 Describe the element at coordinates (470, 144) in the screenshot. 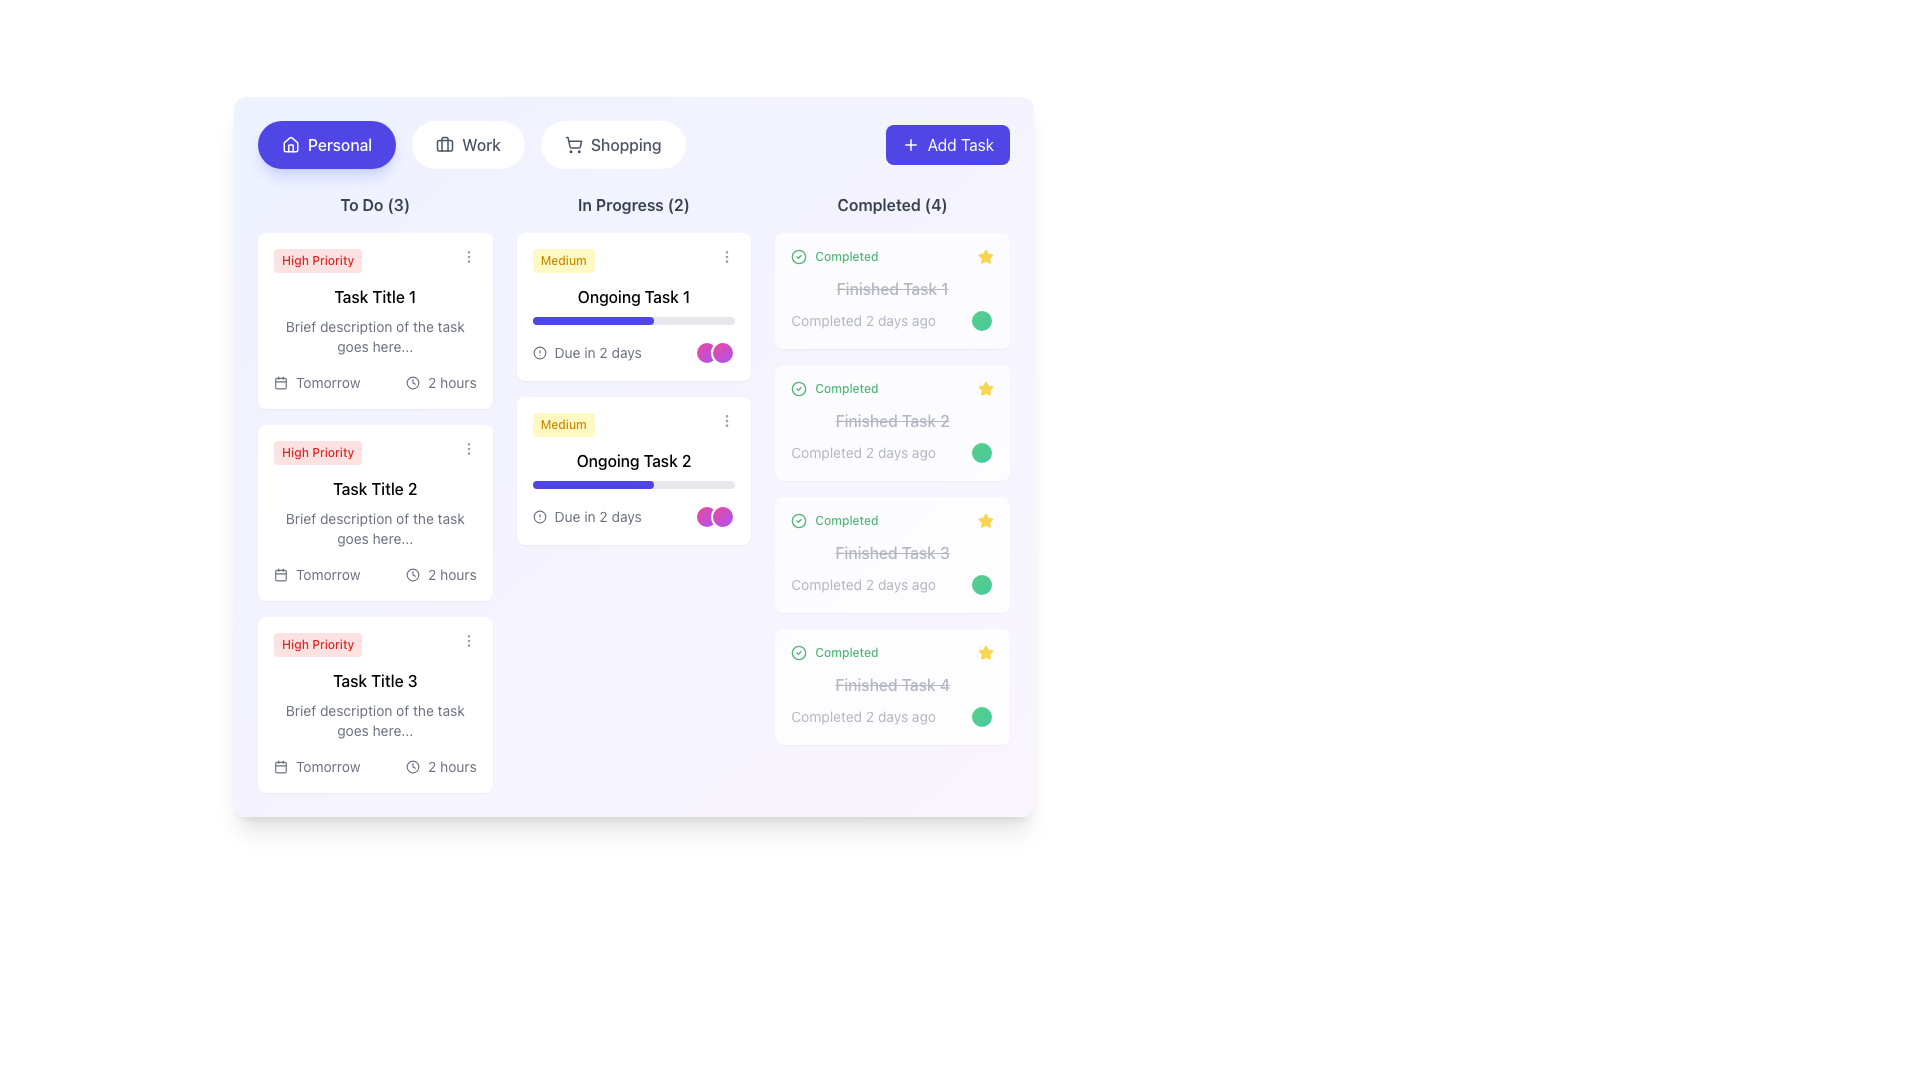

I see `the 'Work' tab in the Tab navigation interface` at that location.